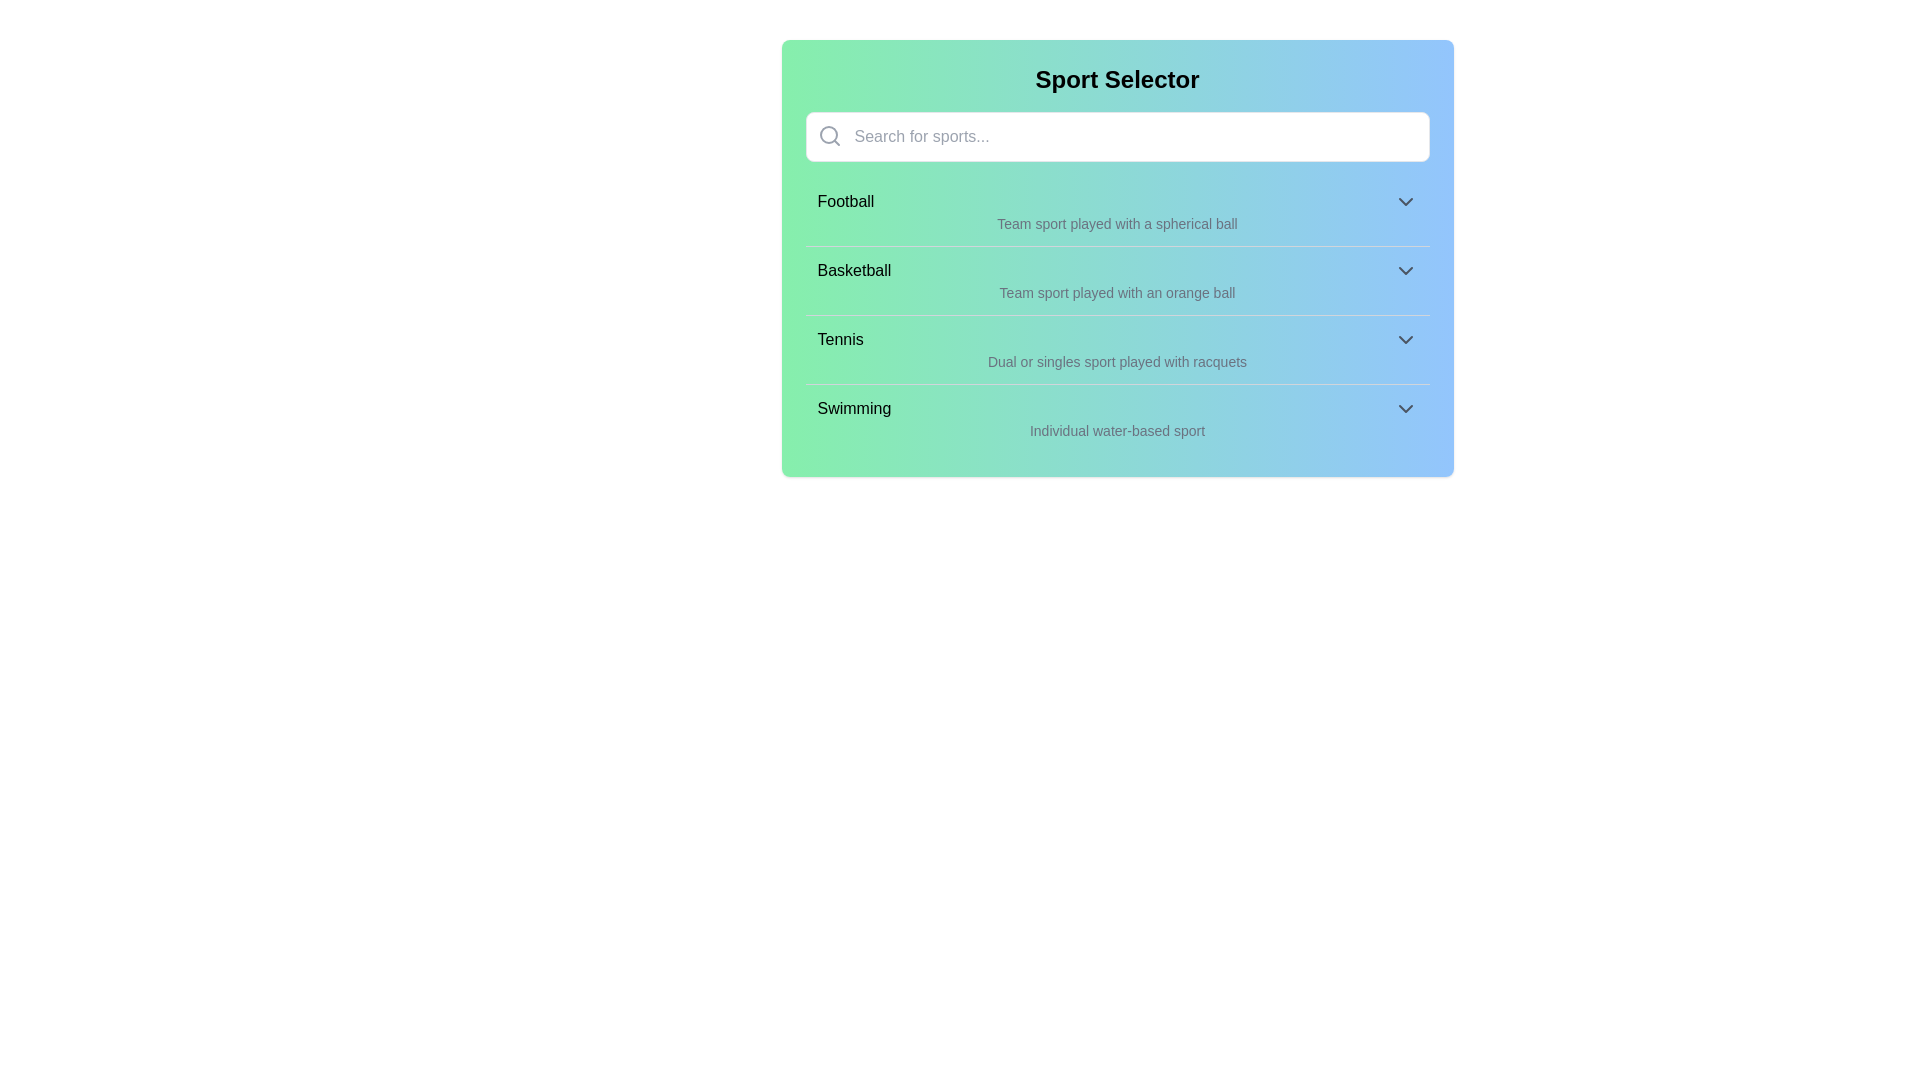 Image resolution: width=1920 pixels, height=1080 pixels. Describe the element at coordinates (1116, 223) in the screenshot. I see `the static text label displaying 'Team sport played with a spherical ball', which is located directly below the 'Football' title in the Sport Selector interface` at that location.